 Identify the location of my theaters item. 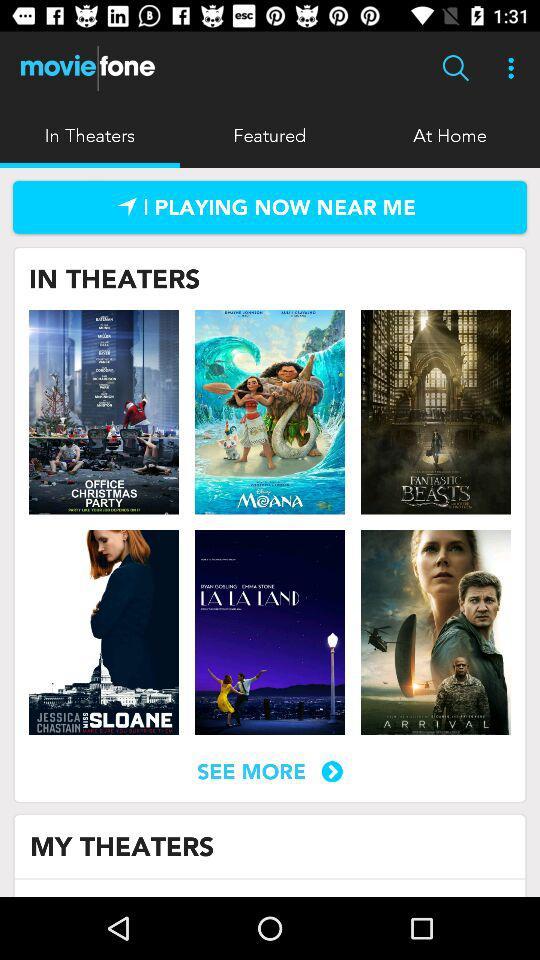
(122, 845).